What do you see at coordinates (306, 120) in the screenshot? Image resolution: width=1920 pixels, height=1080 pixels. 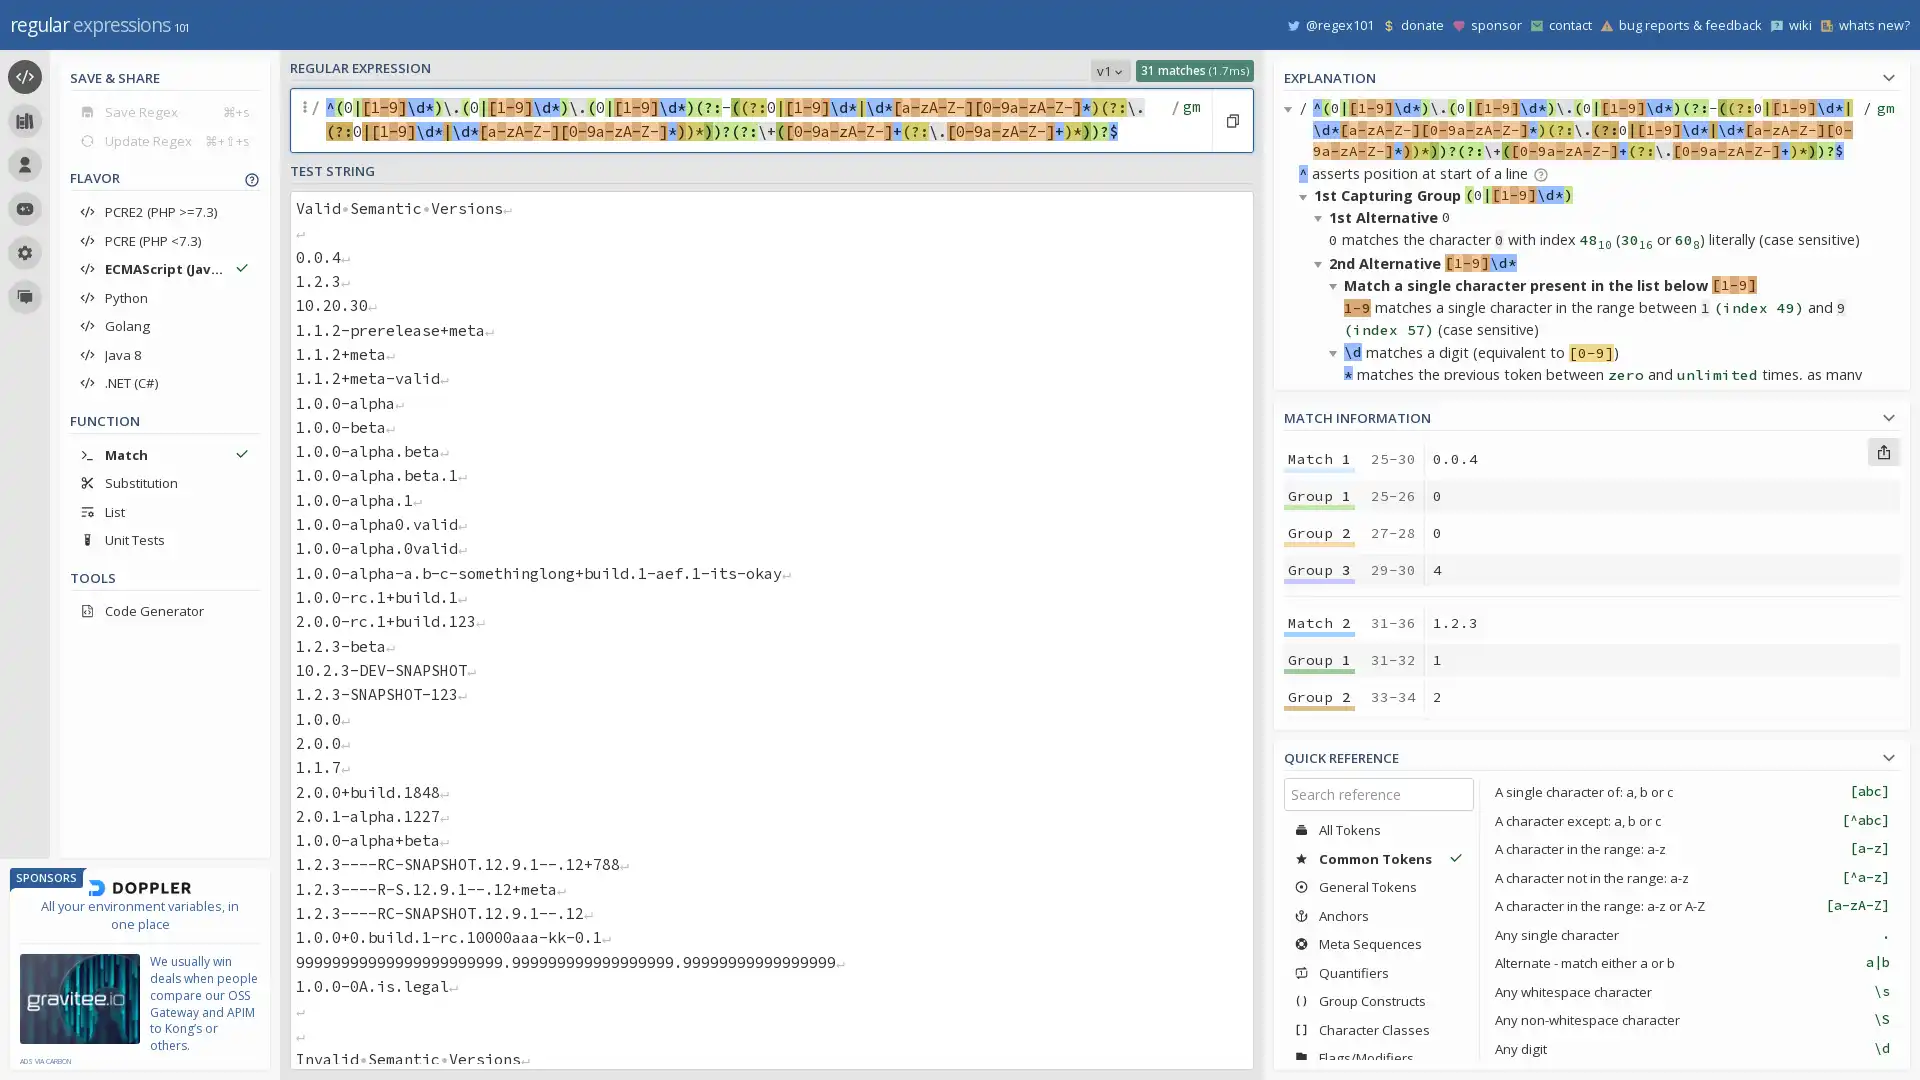 I see `Change delimiter` at bounding box center [306, 120].